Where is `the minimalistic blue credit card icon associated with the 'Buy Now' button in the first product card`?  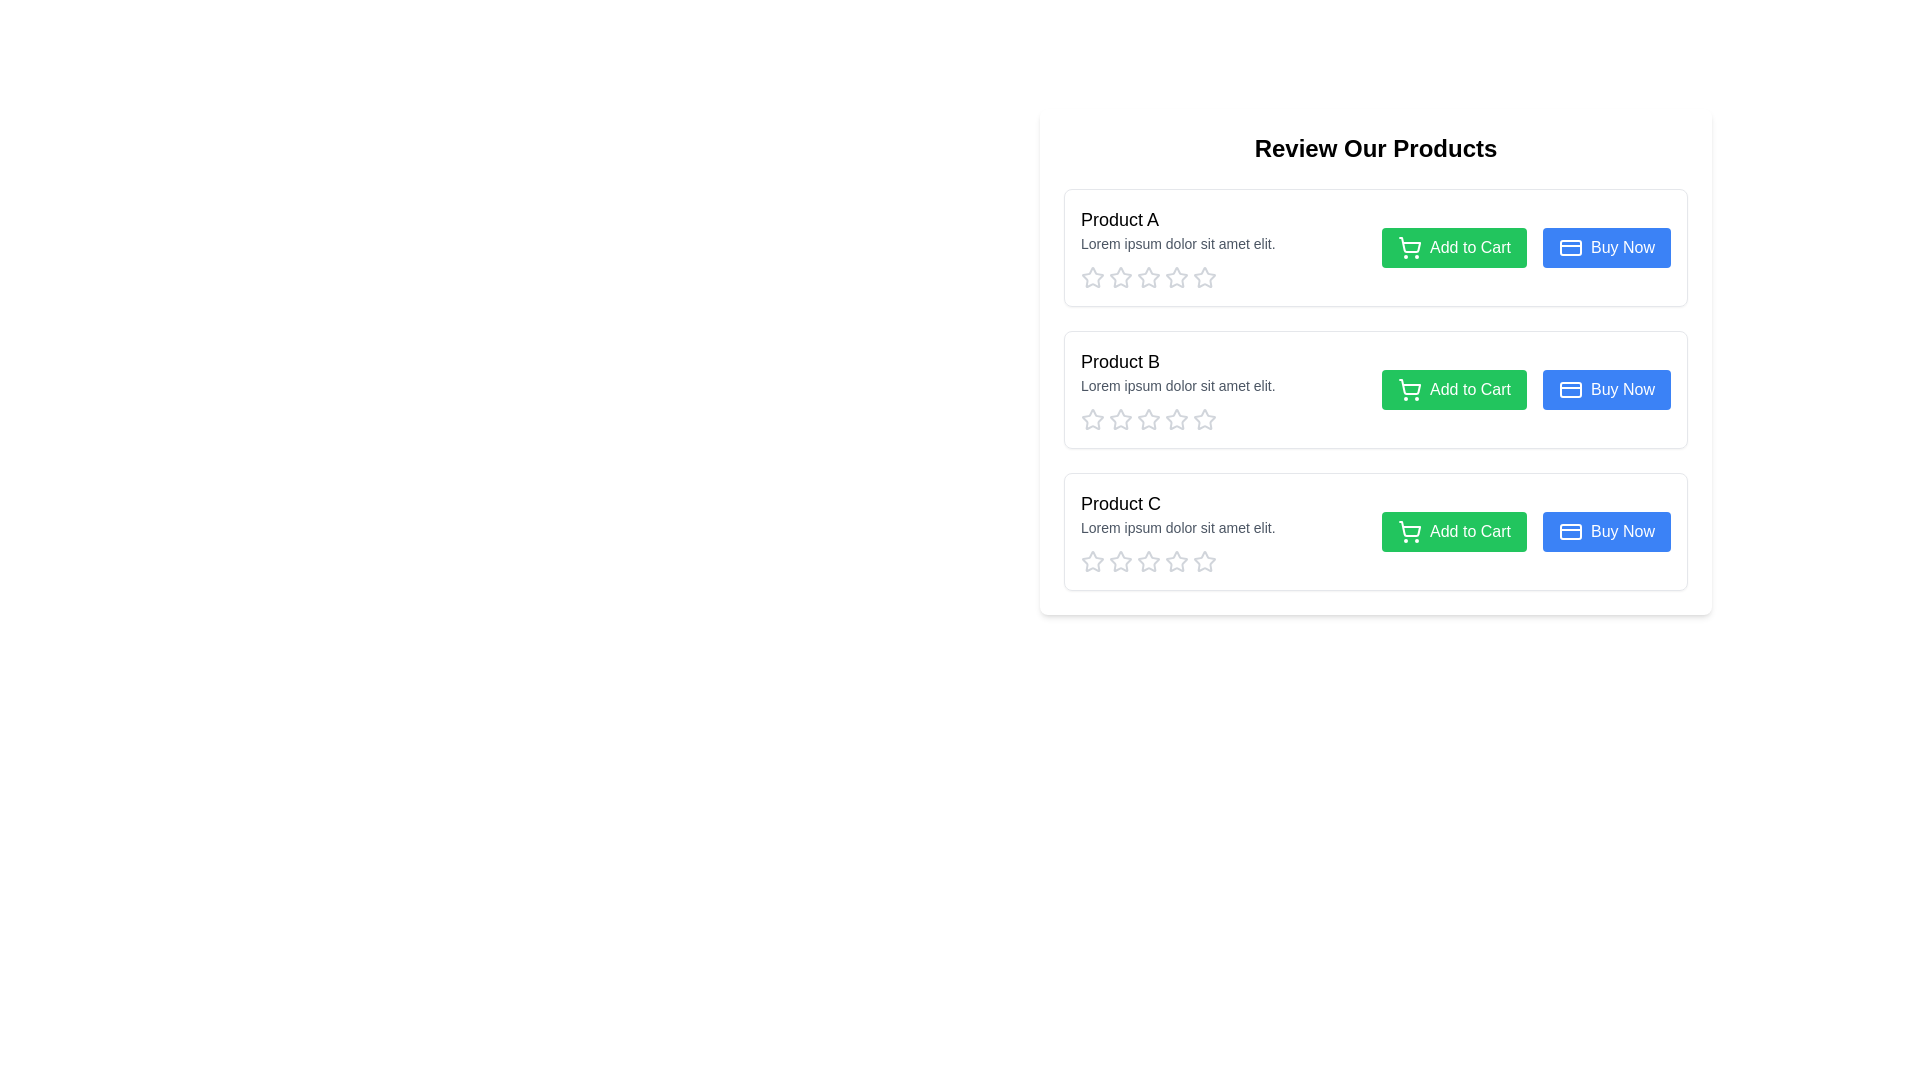 the minimalistic blue credit card icon associated with the 'Buy Now' button in the first product card is located at coordinates (1569, 246).